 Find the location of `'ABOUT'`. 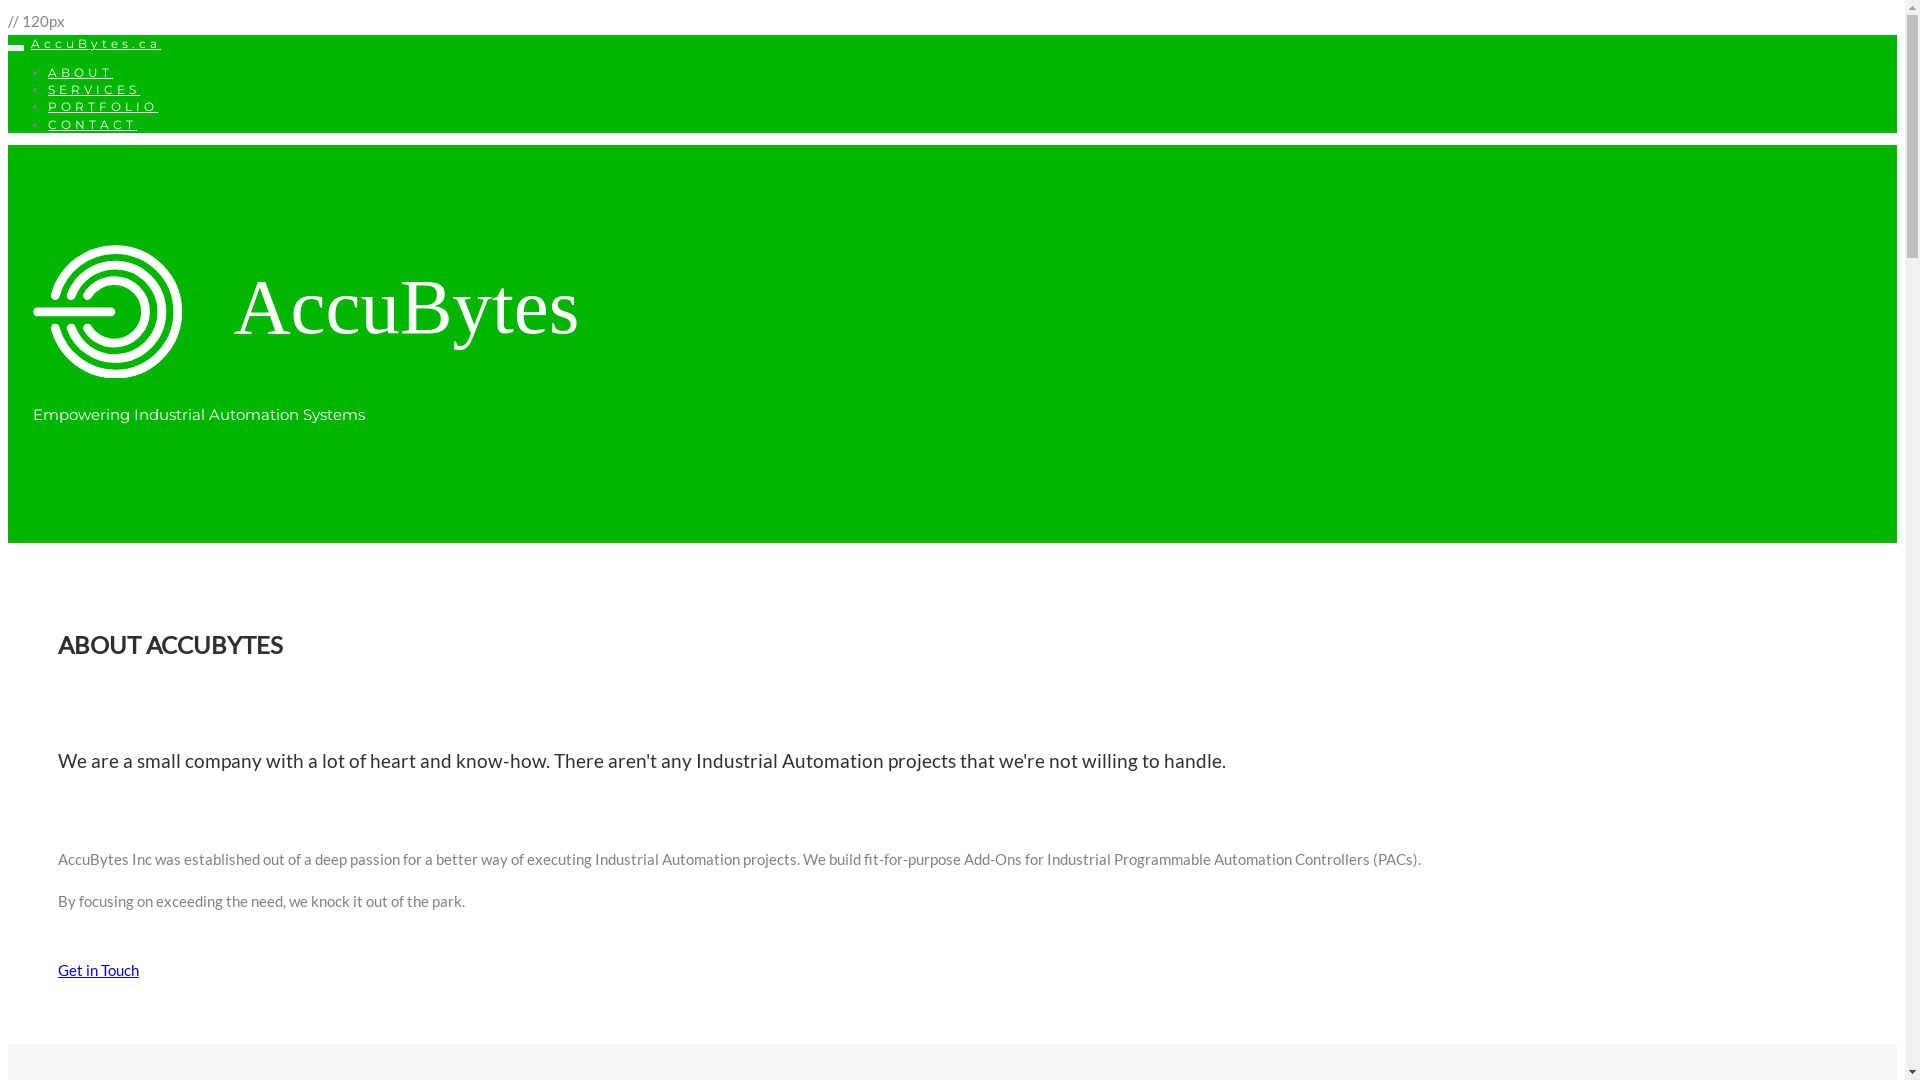

'ABOUT' is located at coordinates (80, 71).